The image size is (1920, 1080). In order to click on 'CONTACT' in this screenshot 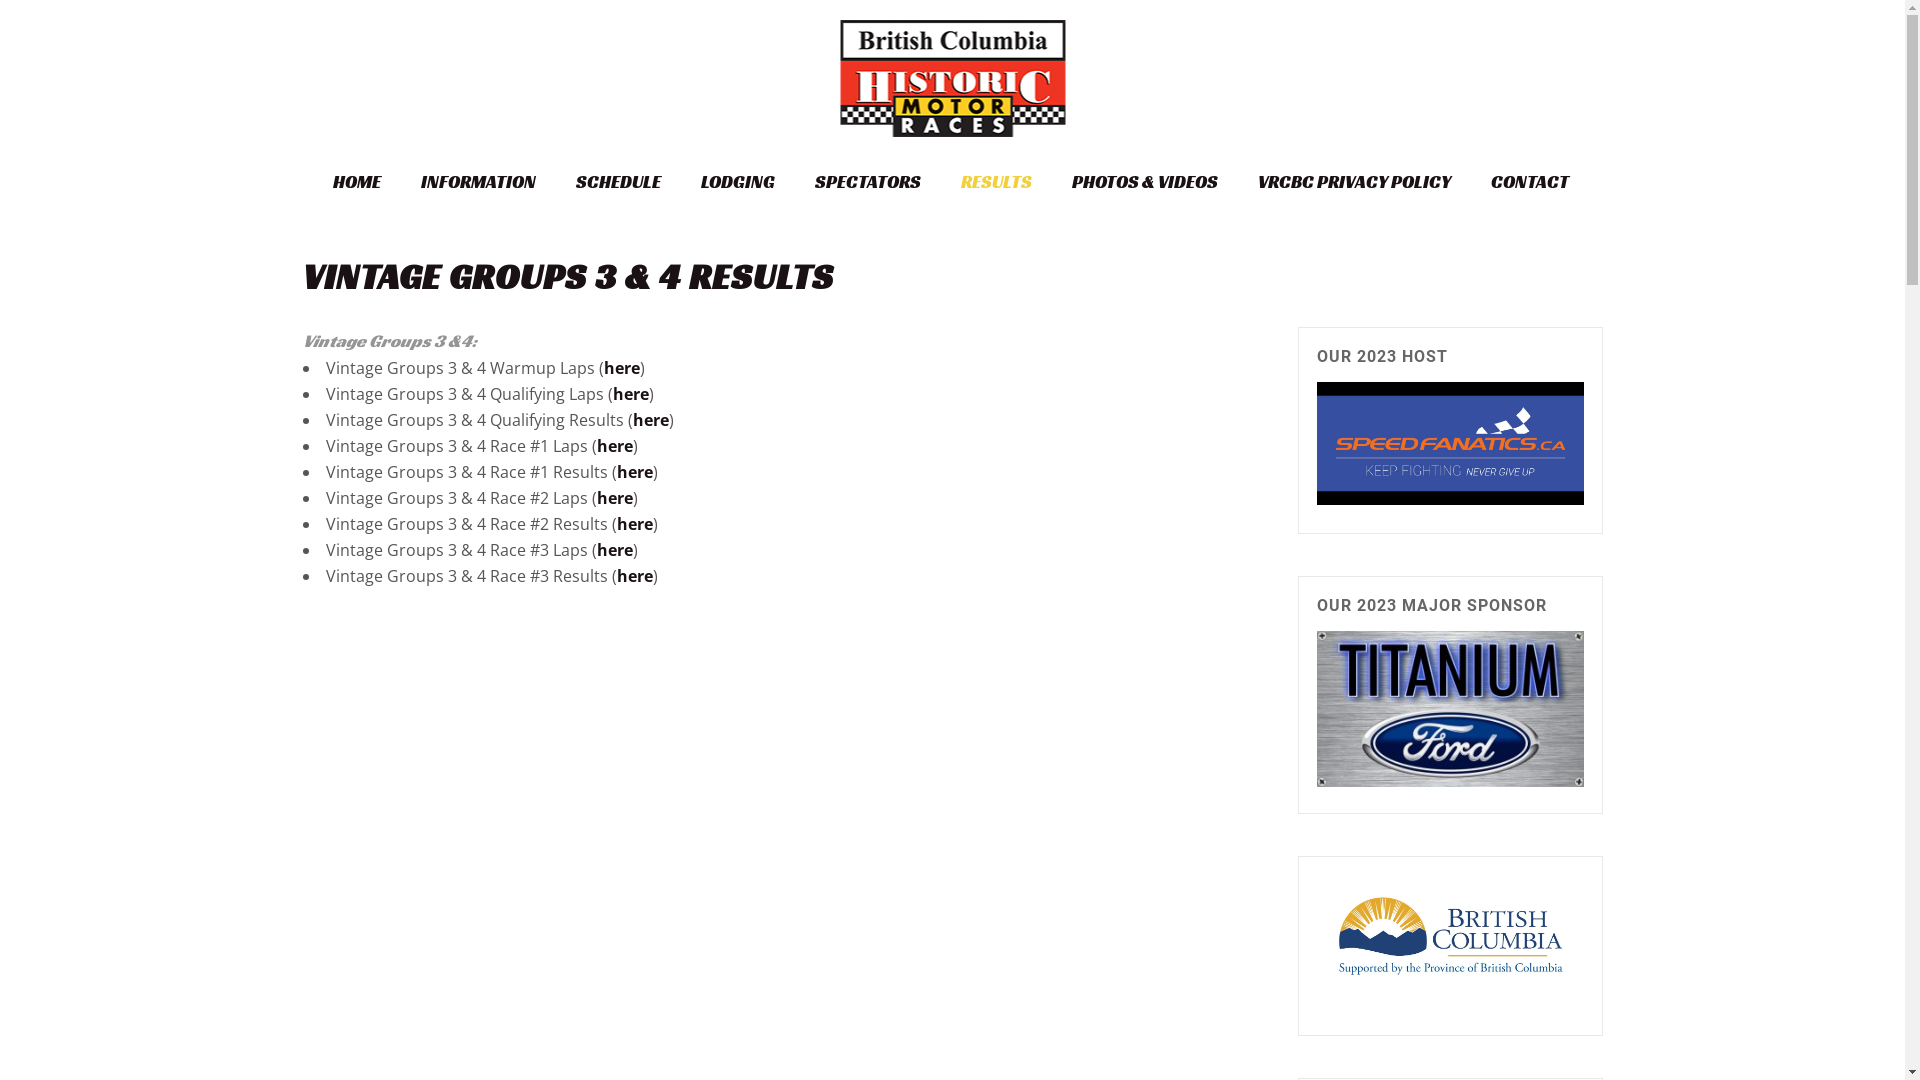, I will do `click(1528, 181)`.